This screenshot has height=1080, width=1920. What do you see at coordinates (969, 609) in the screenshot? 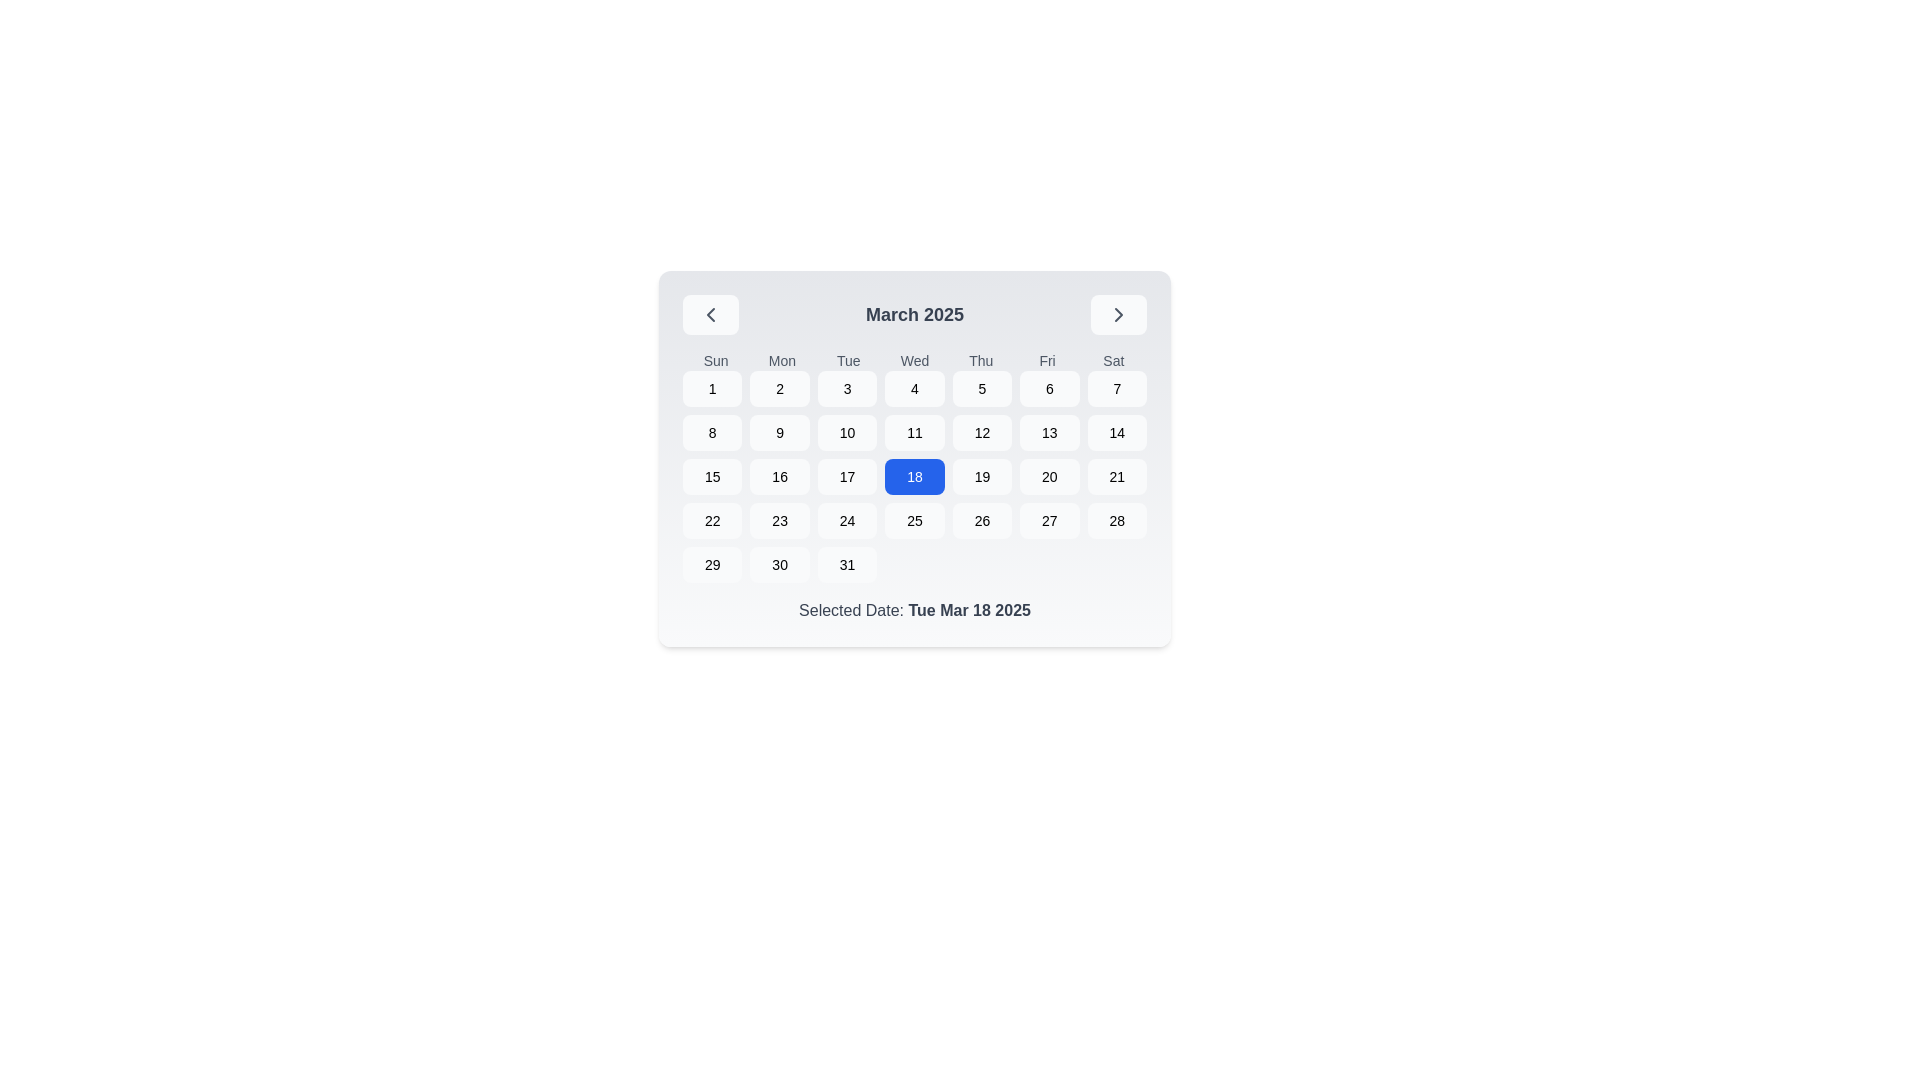
I see `the text element displaying the date 'Tue Mar 18 2025', which is styled in gray and positioned at the right end of 'Selected Date:' below a calendar widget` at bounding box center [969, 609].